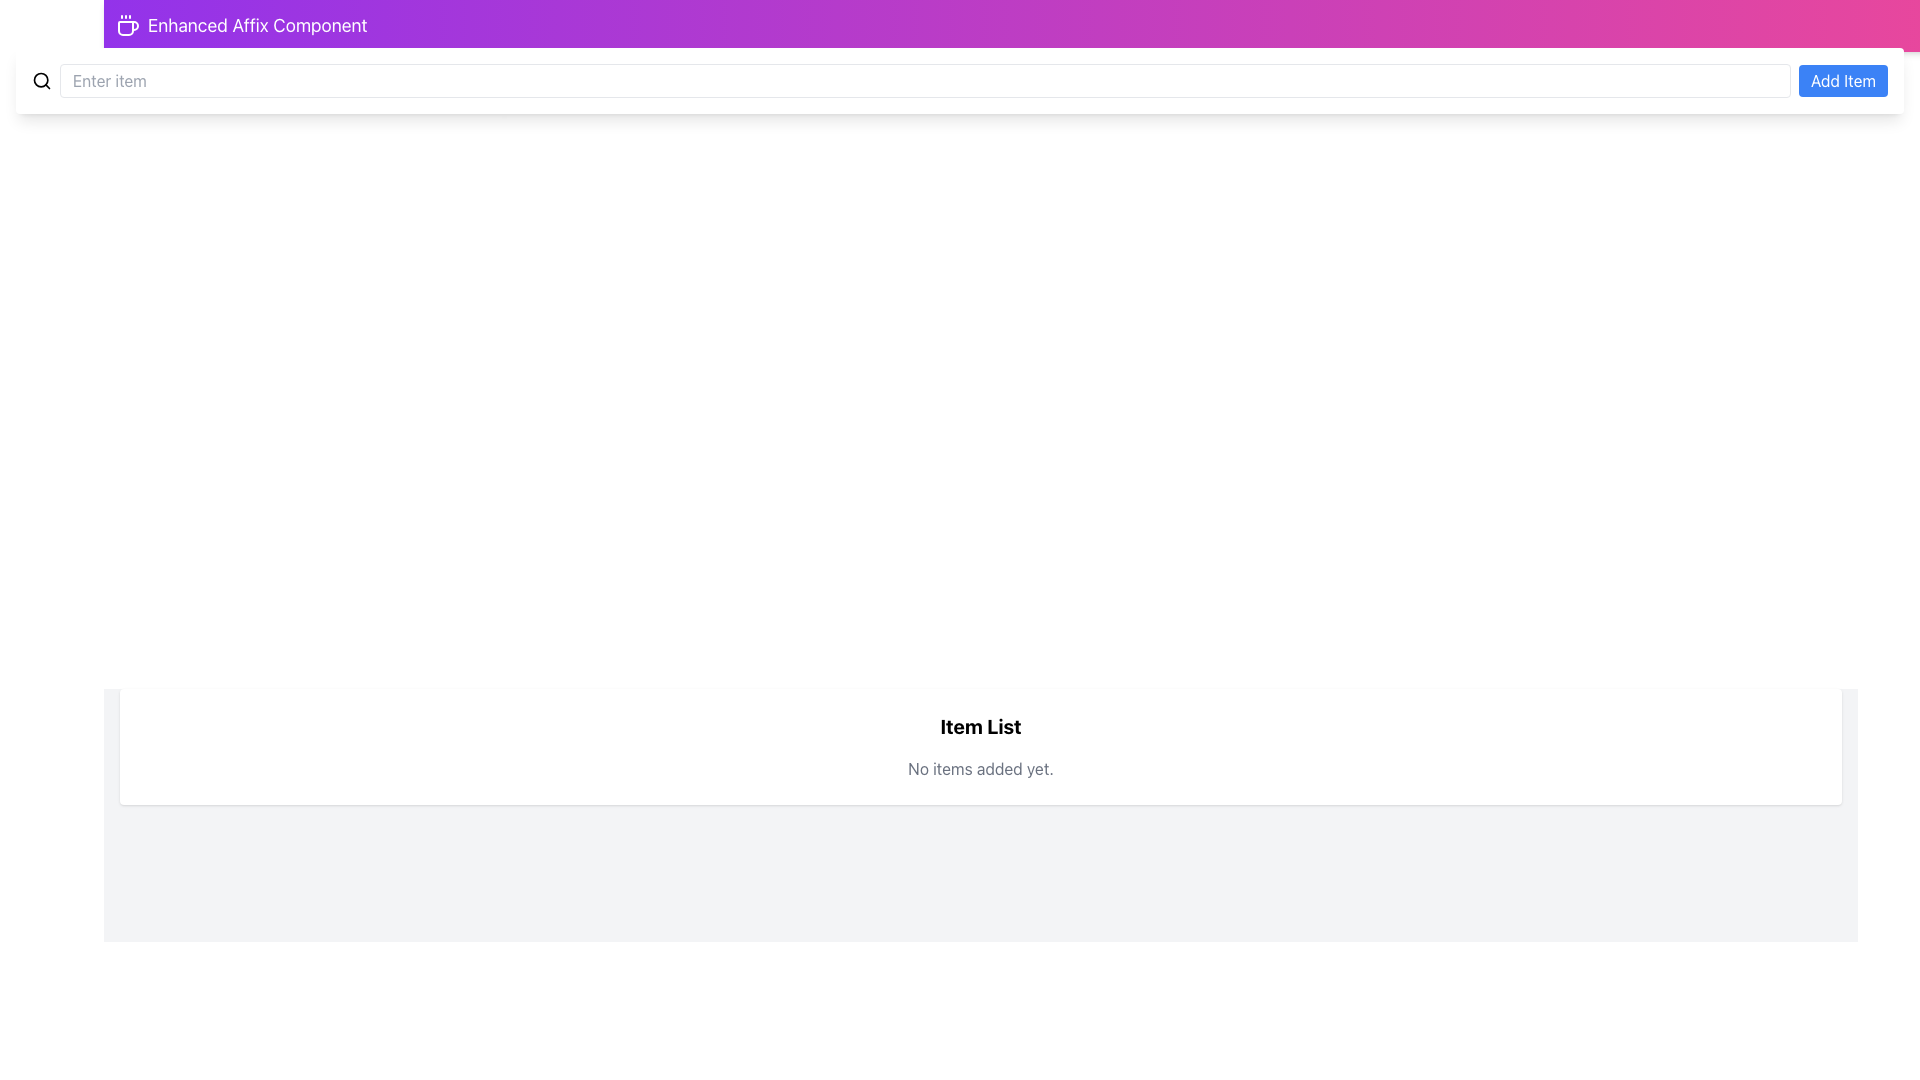 Image resolution: width=1920 pixels, height=1080 pixels. What do you see at coordinates (42, 80) in the screenshot?
I see `the search icon located on the header bar, which is positioned to the far left of the text input field marked with 'placeholder: Enter item'` at bounding box center [42, 80].